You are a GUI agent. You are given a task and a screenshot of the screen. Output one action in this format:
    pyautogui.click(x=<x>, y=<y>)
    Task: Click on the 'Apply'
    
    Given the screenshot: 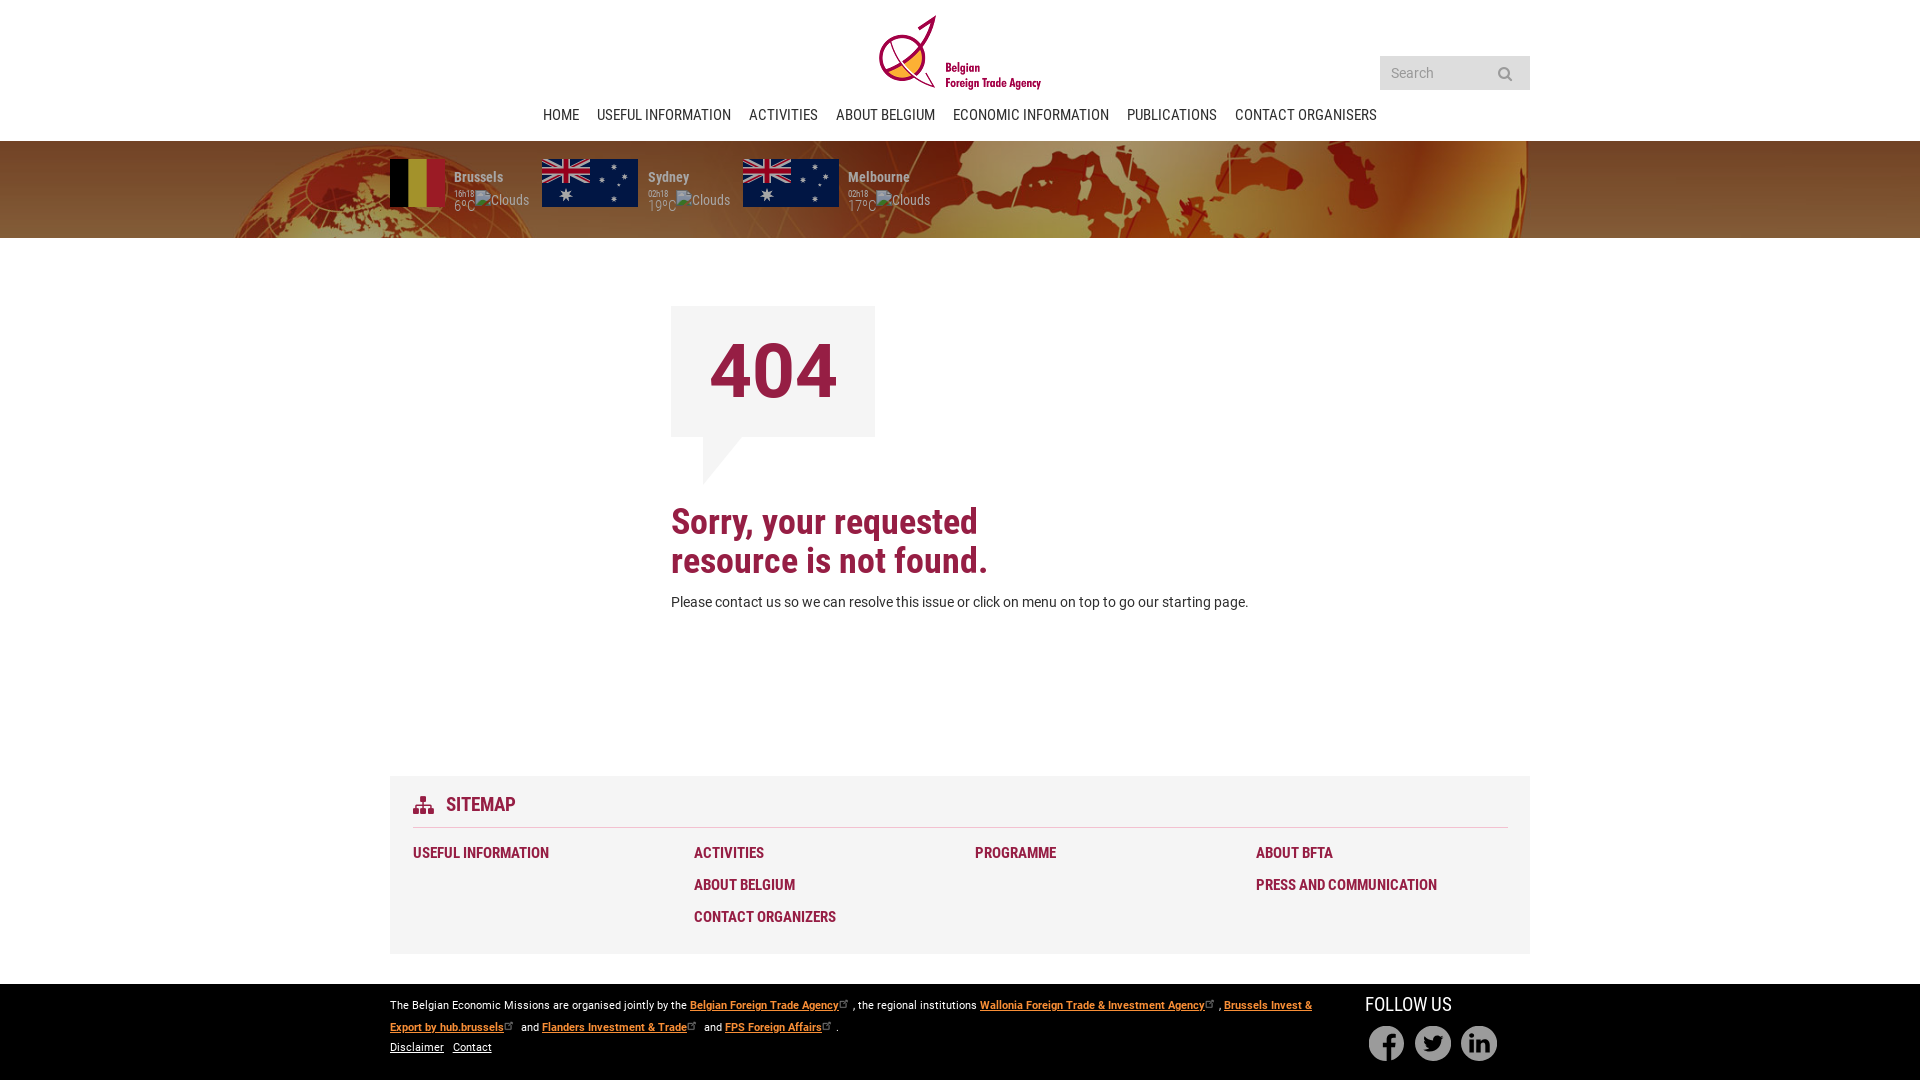 What is the action you would take?
    pyautogui.click(x=1503, y=72)
    